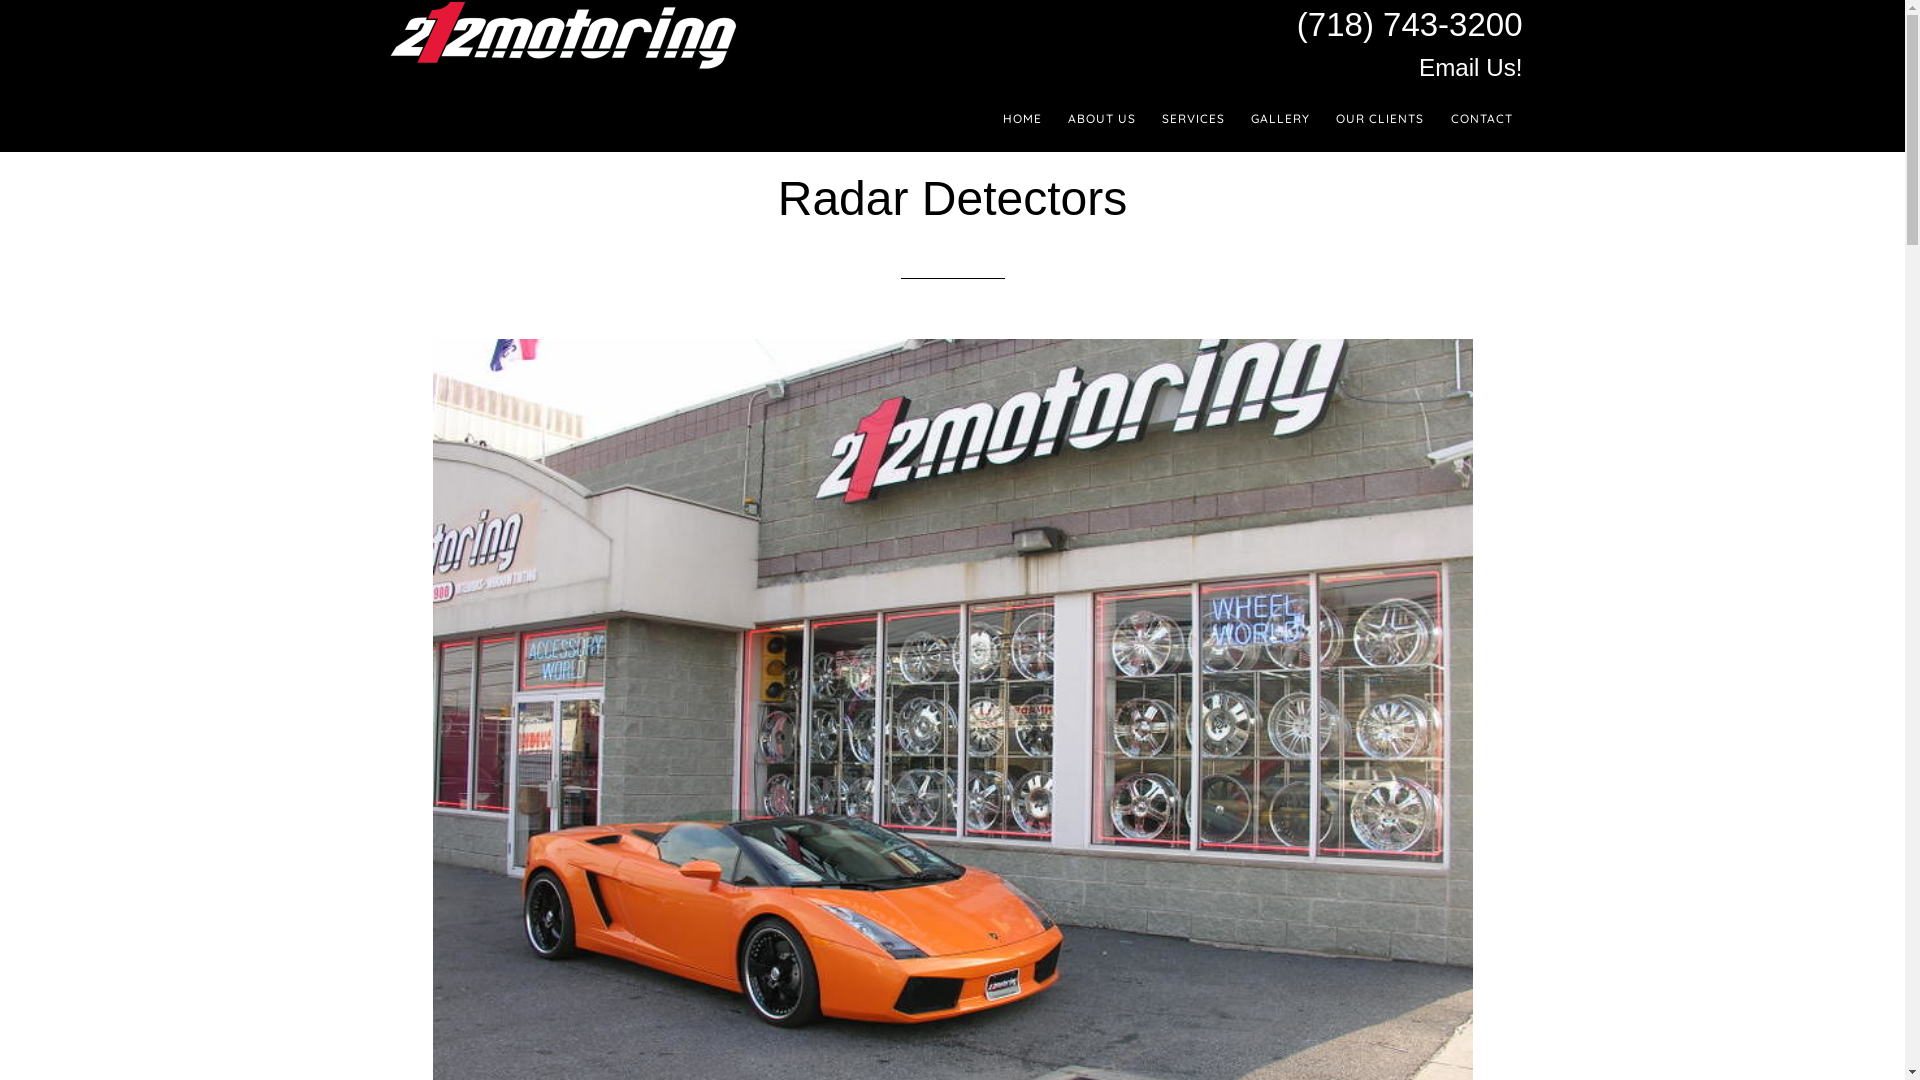  I want to click on 'HOME', so click(993, 119).